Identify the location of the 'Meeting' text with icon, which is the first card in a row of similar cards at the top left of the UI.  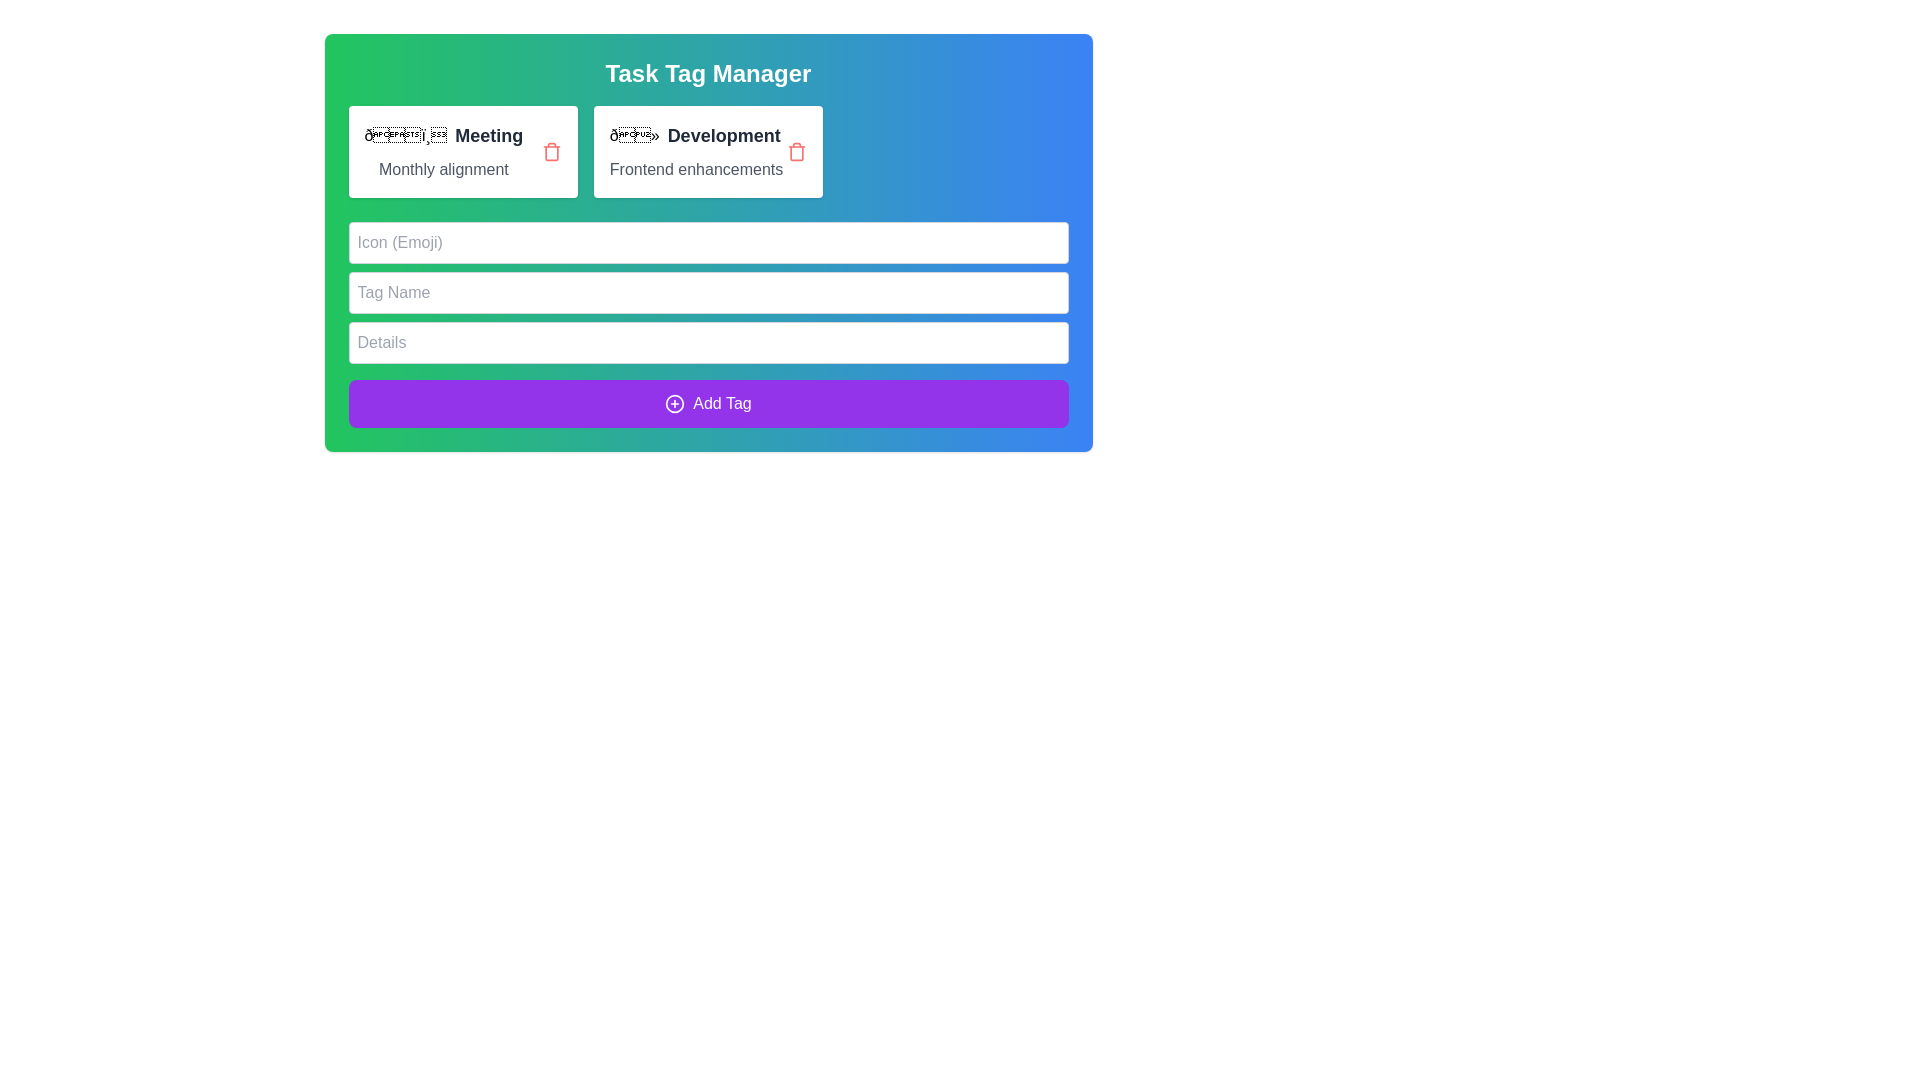
(442, 135).